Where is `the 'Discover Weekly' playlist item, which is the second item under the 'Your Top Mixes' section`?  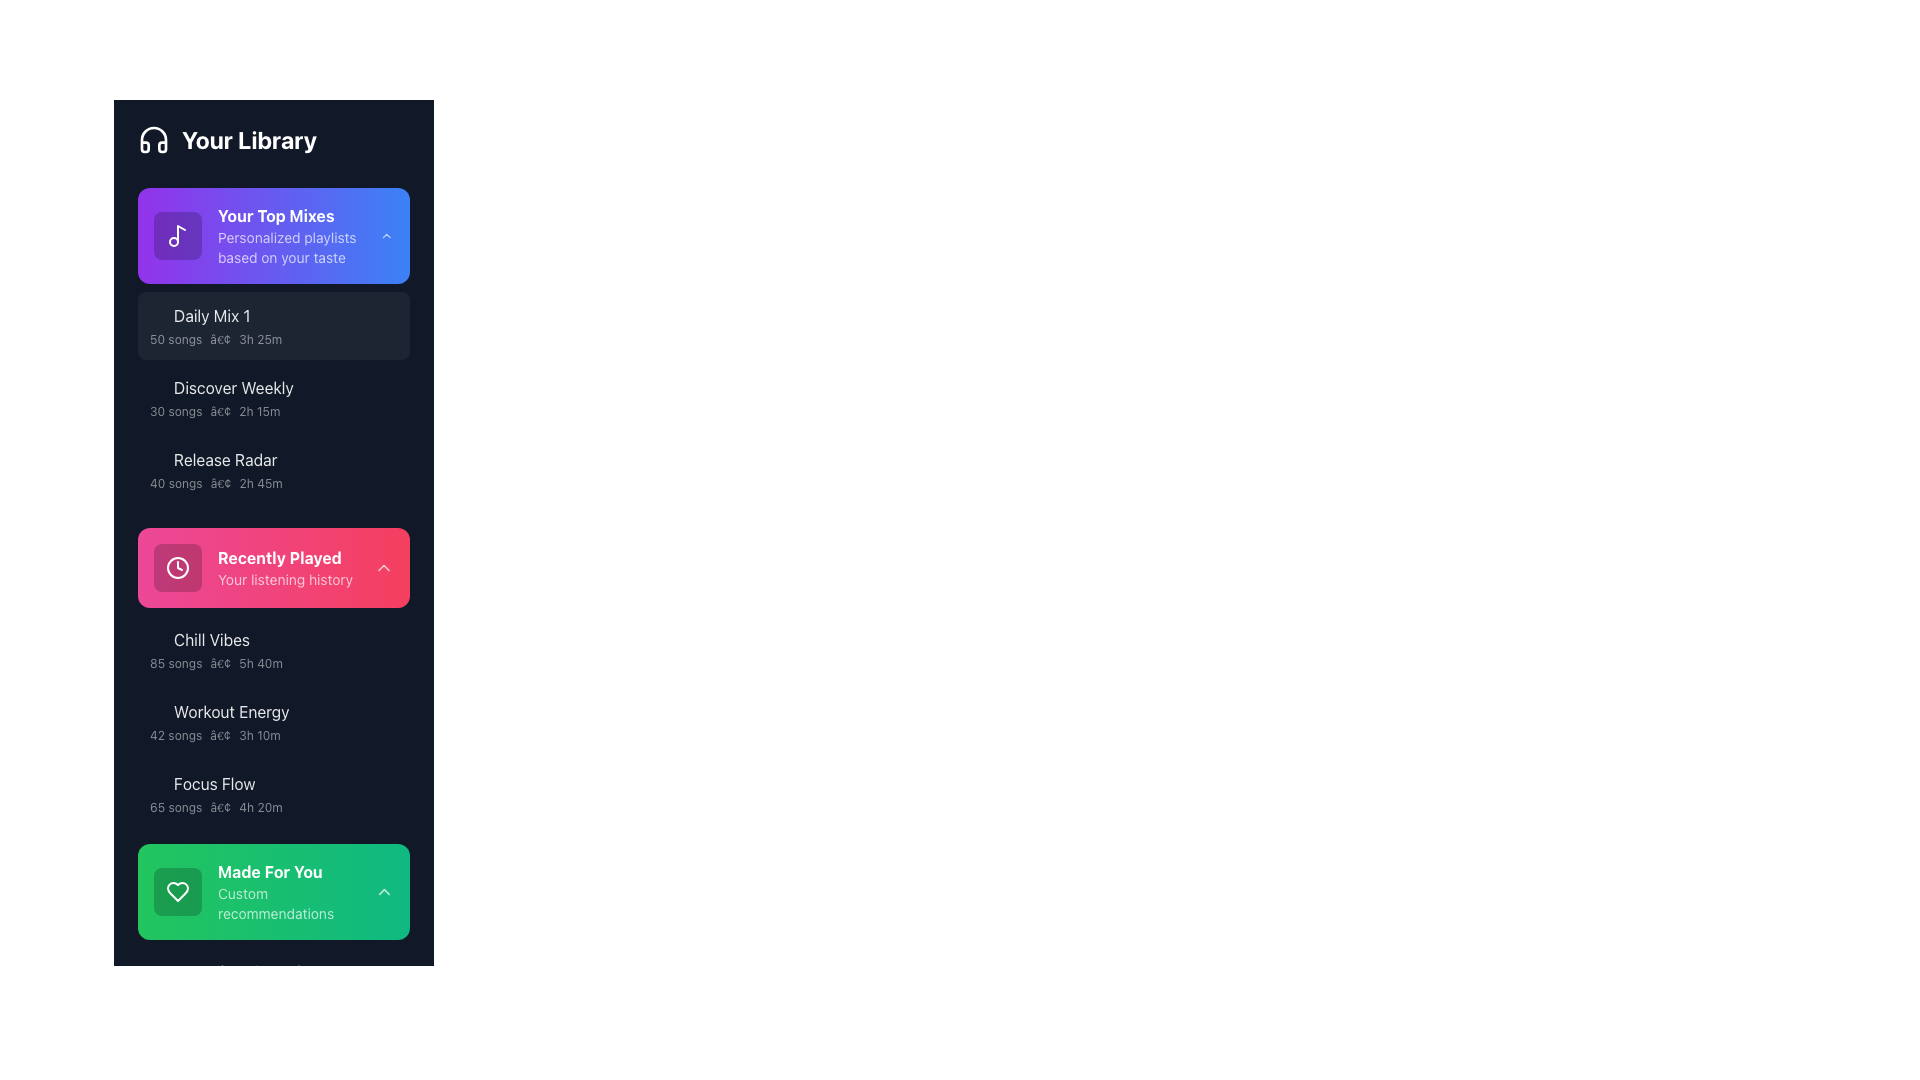
the 'Discover Weekly' playlist item, which is the second item under the 'Your Top Mixes' section is located at coordinates (272, 397).